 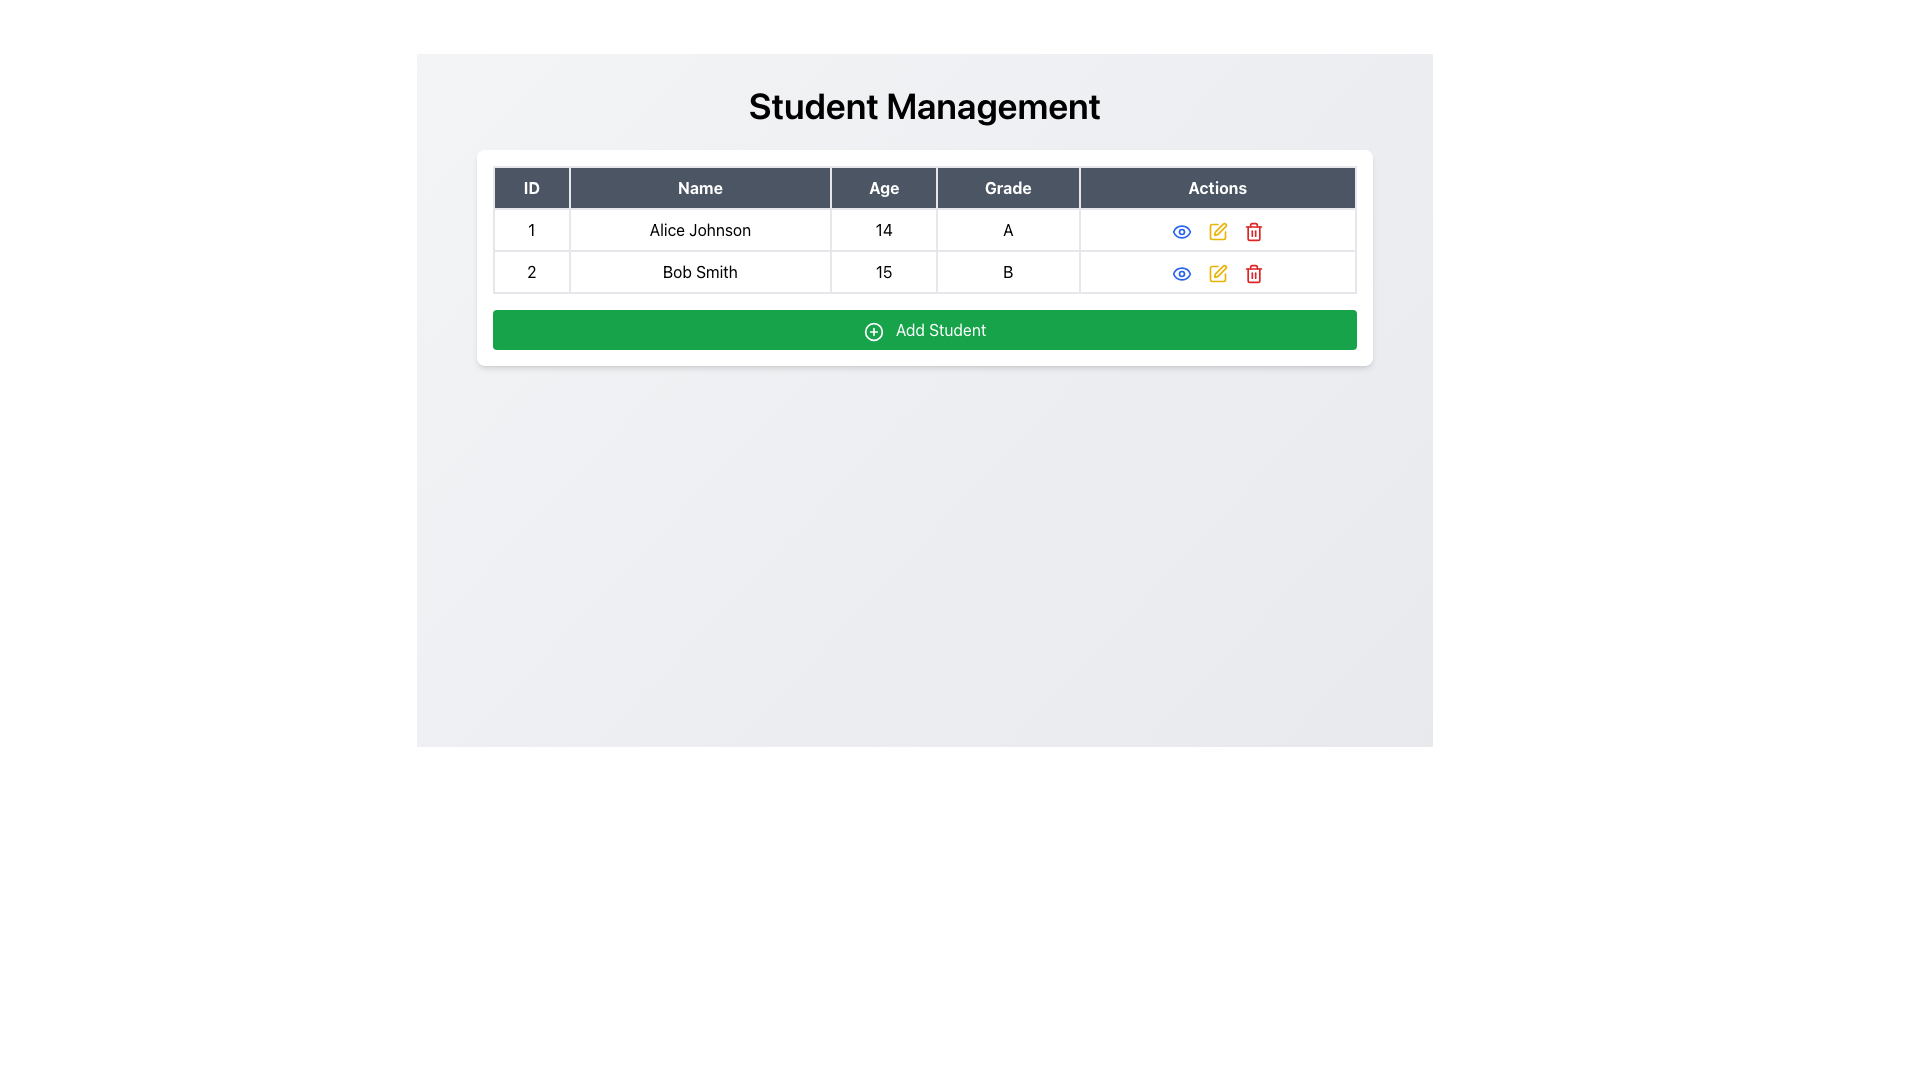 I want to click on the edit button located in the second row of the table under the 'Actions' column, positioned between a blue eye icon on the left and a red trash icon on the right, so click(x=1216, y=272).